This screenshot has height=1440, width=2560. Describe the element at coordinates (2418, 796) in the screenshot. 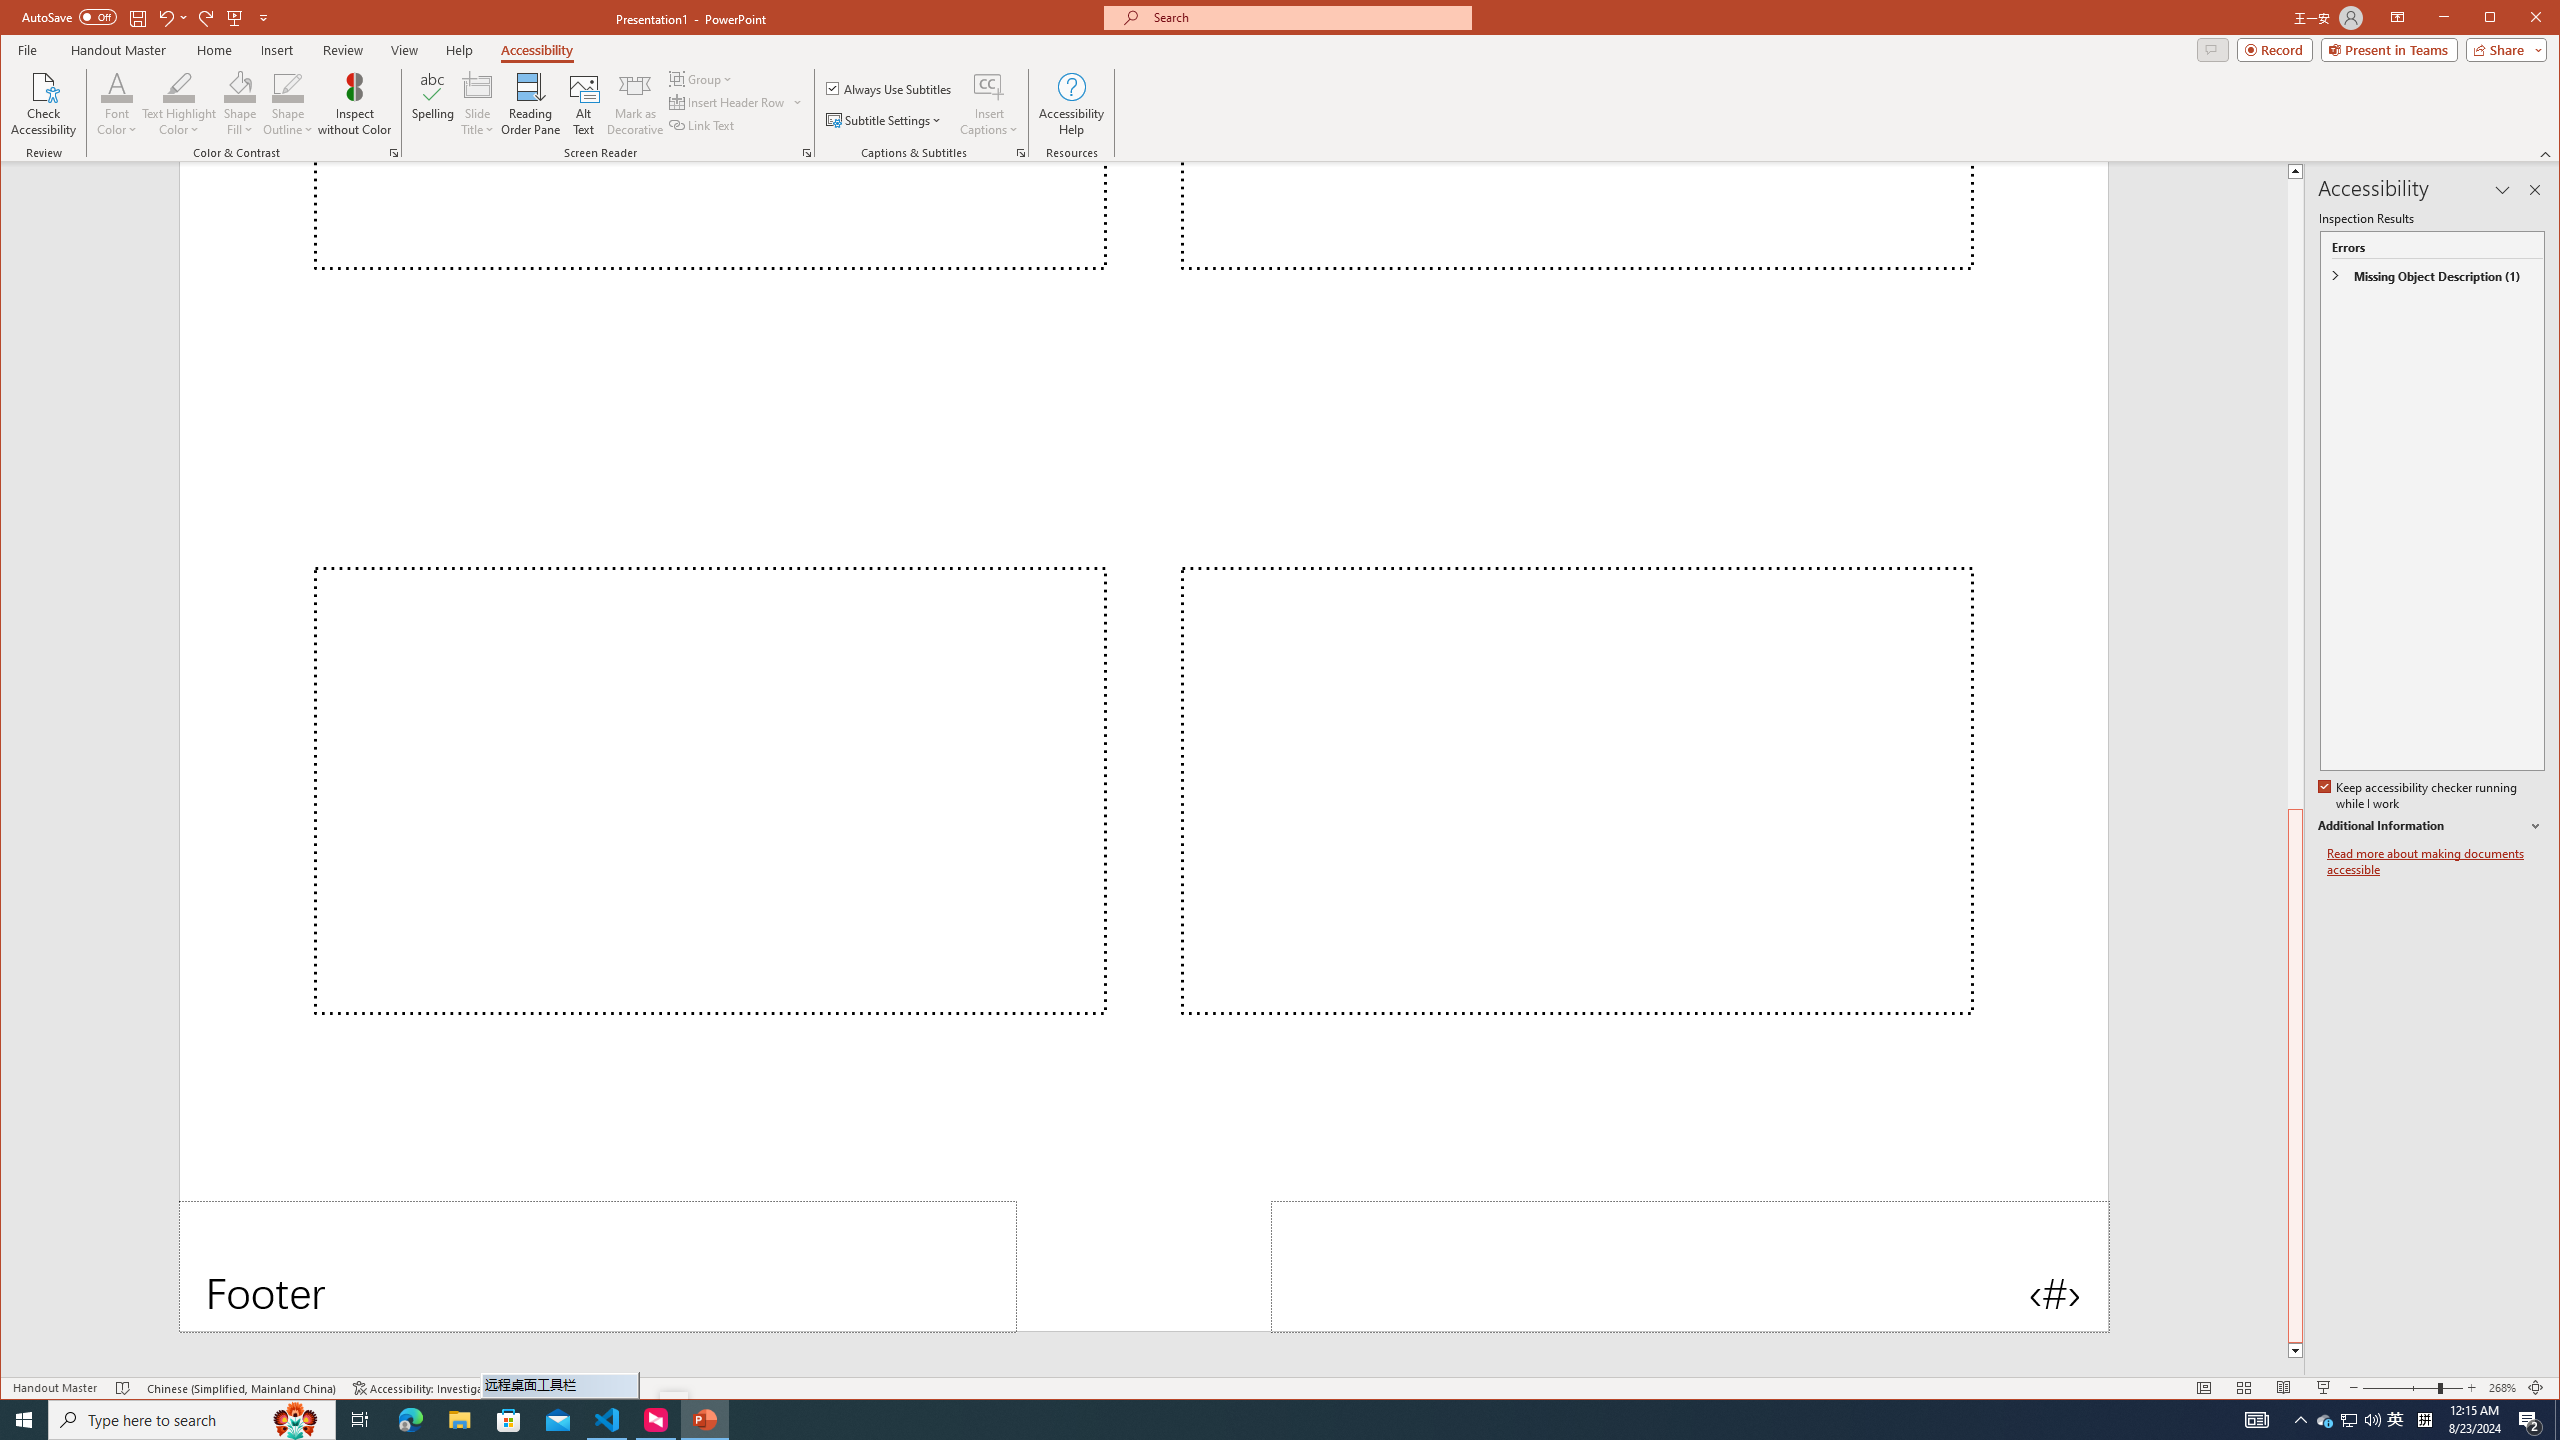

I see `'Keep accessibility checker running while I work'` at that location.